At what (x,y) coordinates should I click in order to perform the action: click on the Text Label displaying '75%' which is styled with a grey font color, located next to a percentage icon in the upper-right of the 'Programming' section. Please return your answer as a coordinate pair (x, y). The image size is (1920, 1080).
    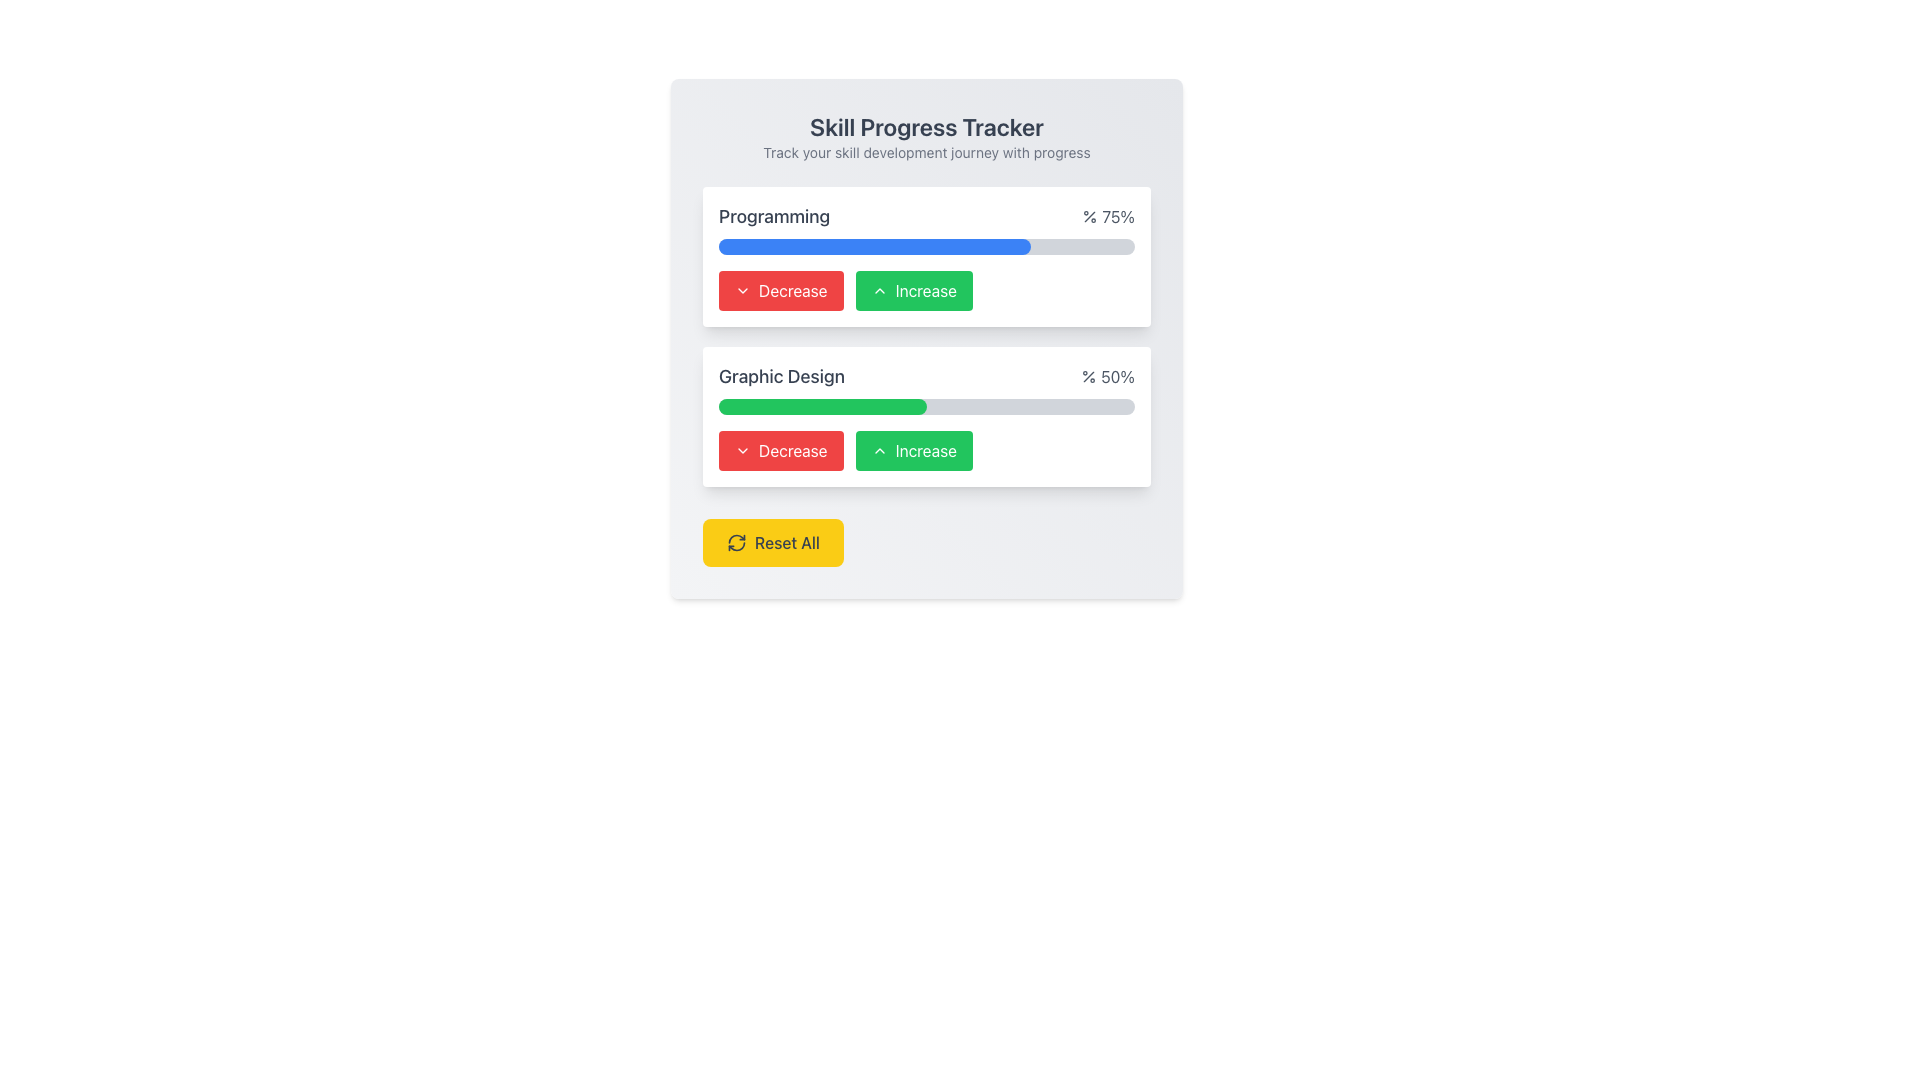
    Looking at the image, I should click on (1107, 216).